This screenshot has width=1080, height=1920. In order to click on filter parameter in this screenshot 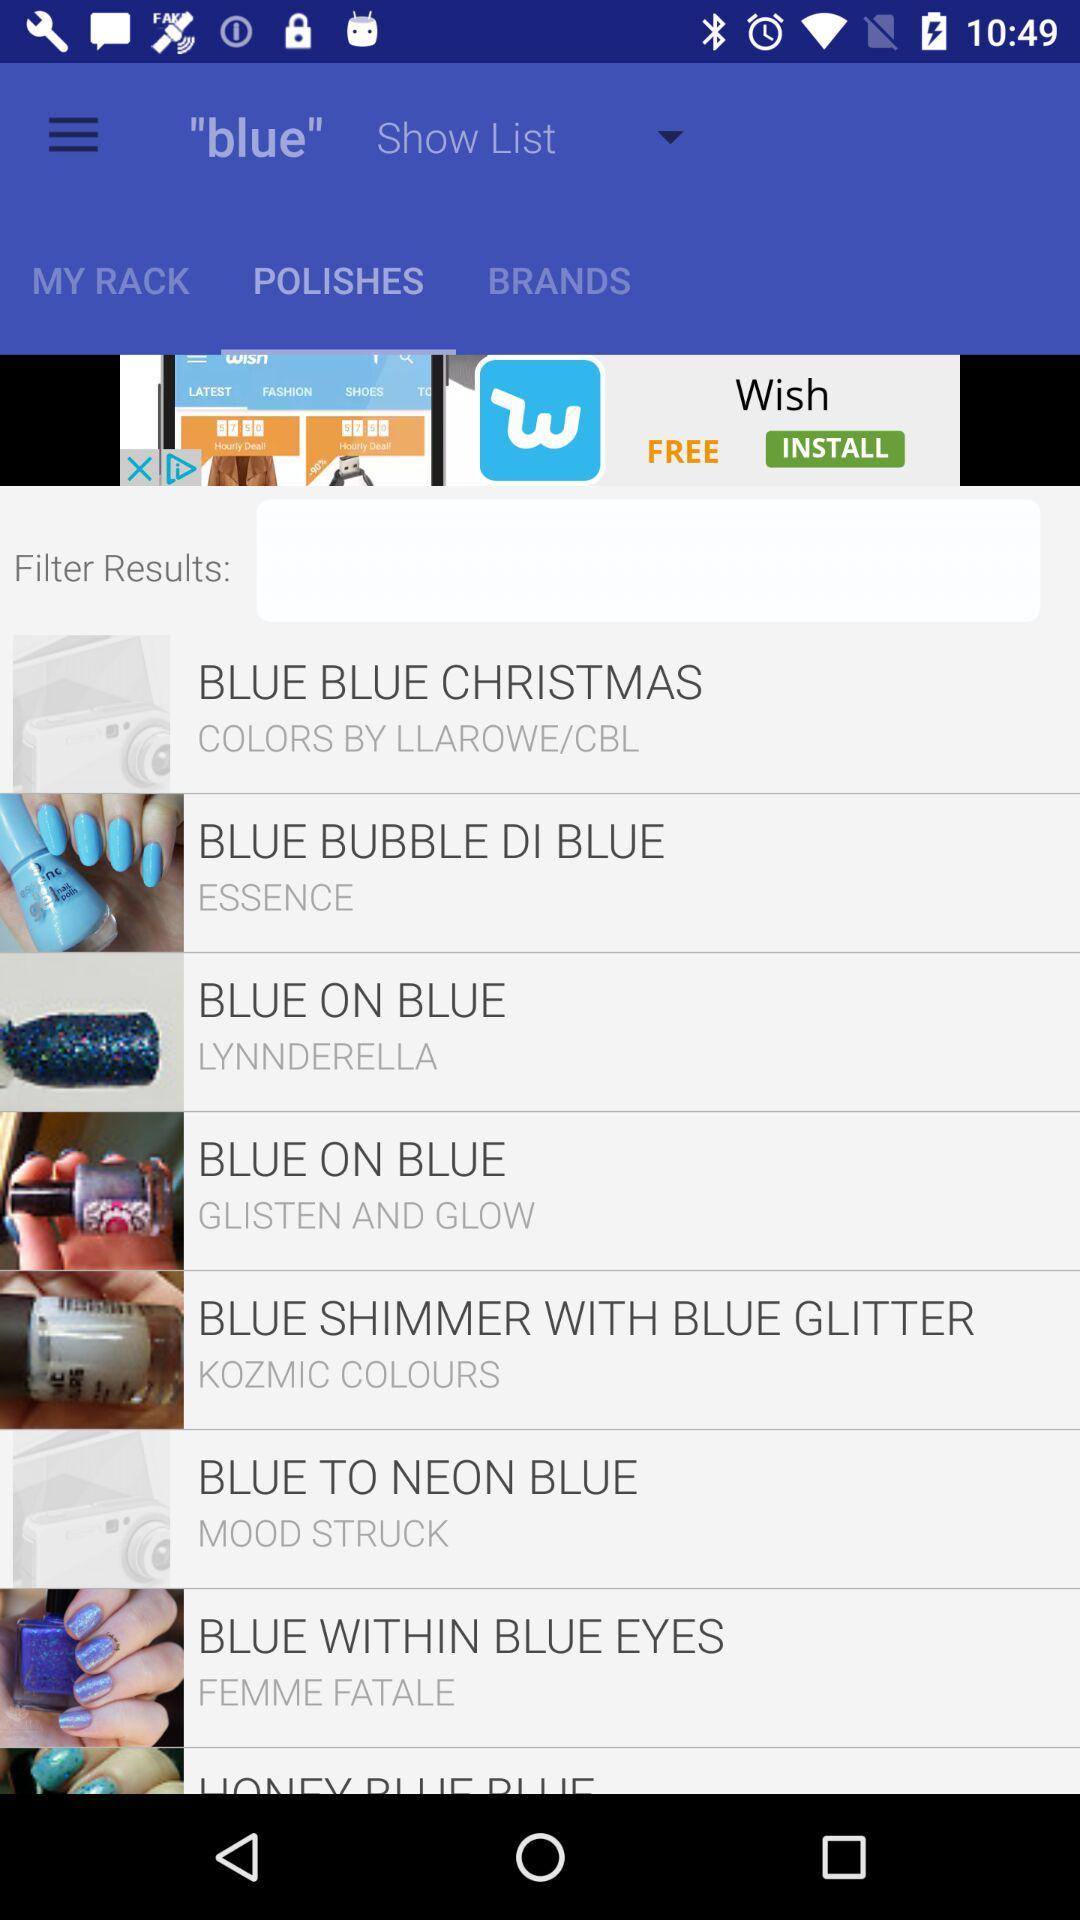, I will do `click(648, 560)`.